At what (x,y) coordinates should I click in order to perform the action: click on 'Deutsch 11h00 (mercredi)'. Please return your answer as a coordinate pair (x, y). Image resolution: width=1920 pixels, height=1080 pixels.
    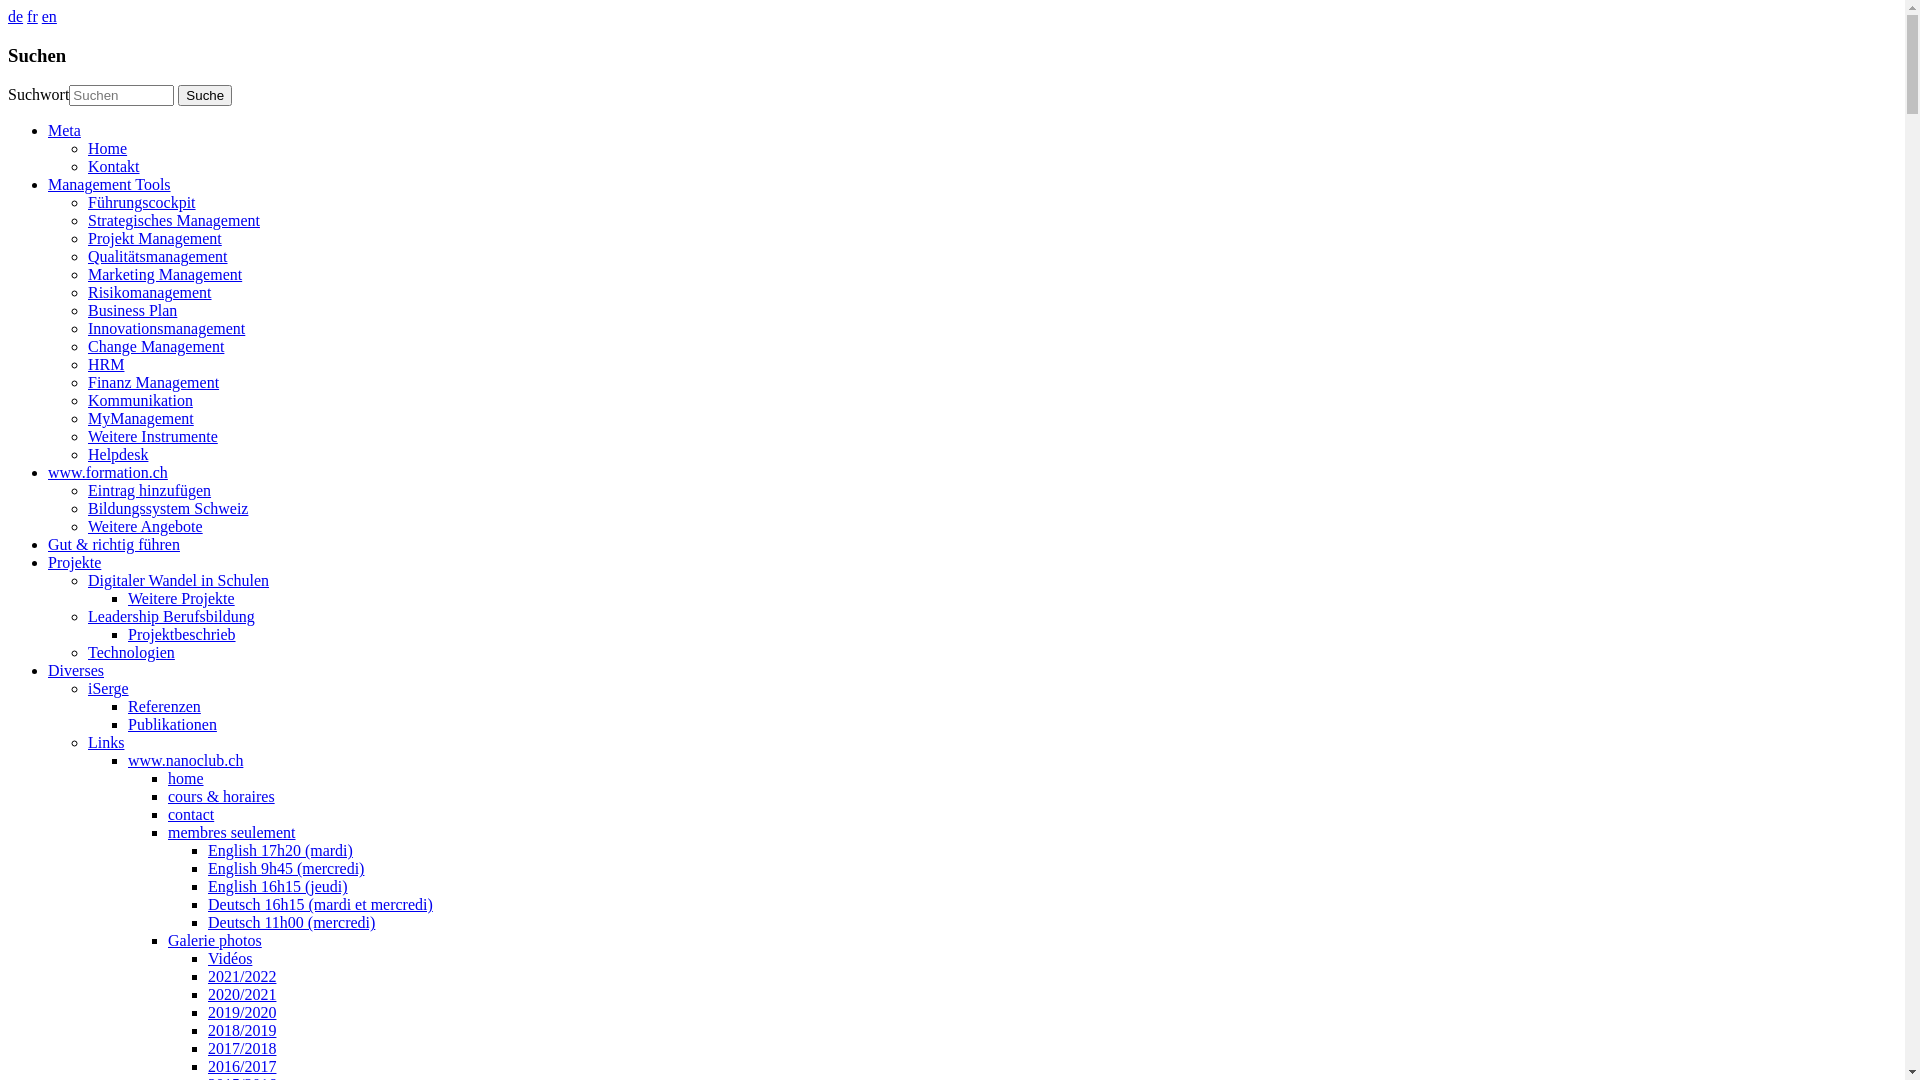
    Looking at the image, I should click on (290, 922).